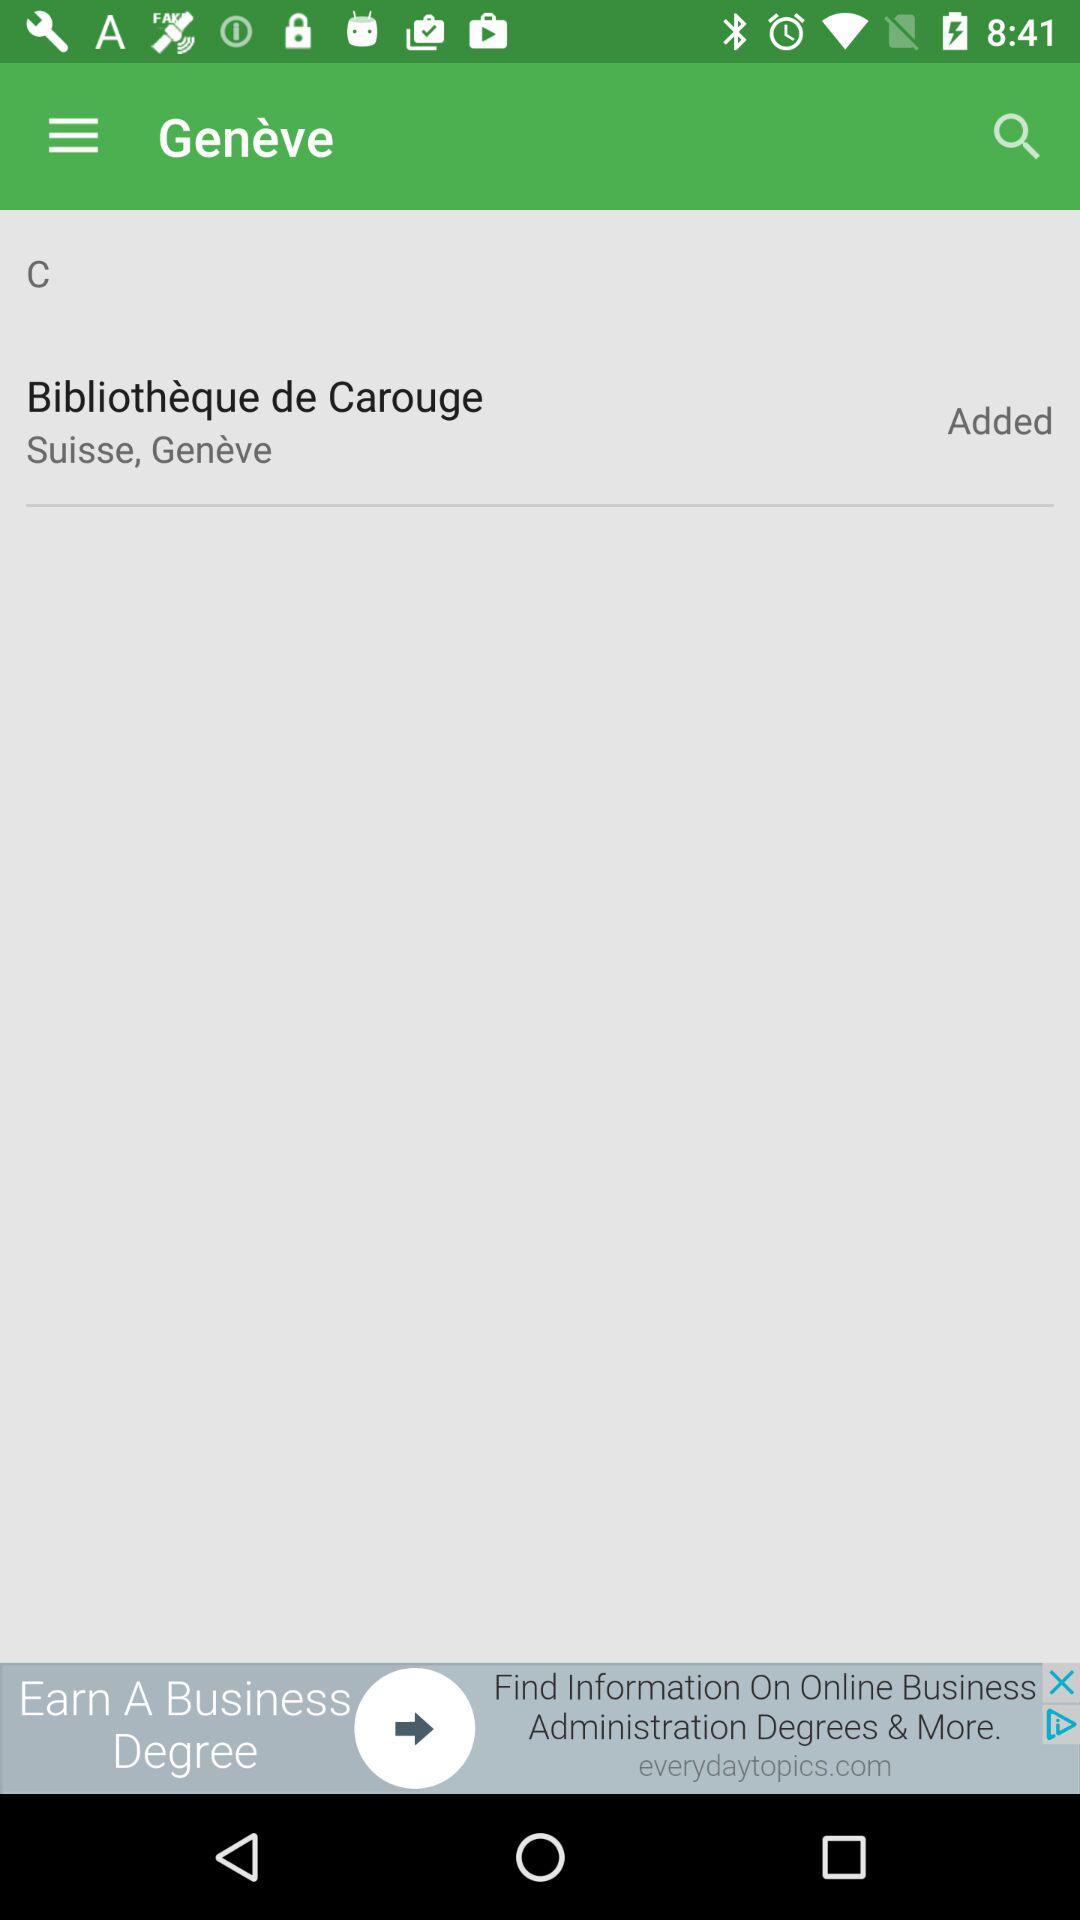 The width and height of the screenshot is (1080, 1920). What do you see at coordinates (540, 1727) in the screenshot?
I see `the advertisement page` at bounding box center [540, 1727].